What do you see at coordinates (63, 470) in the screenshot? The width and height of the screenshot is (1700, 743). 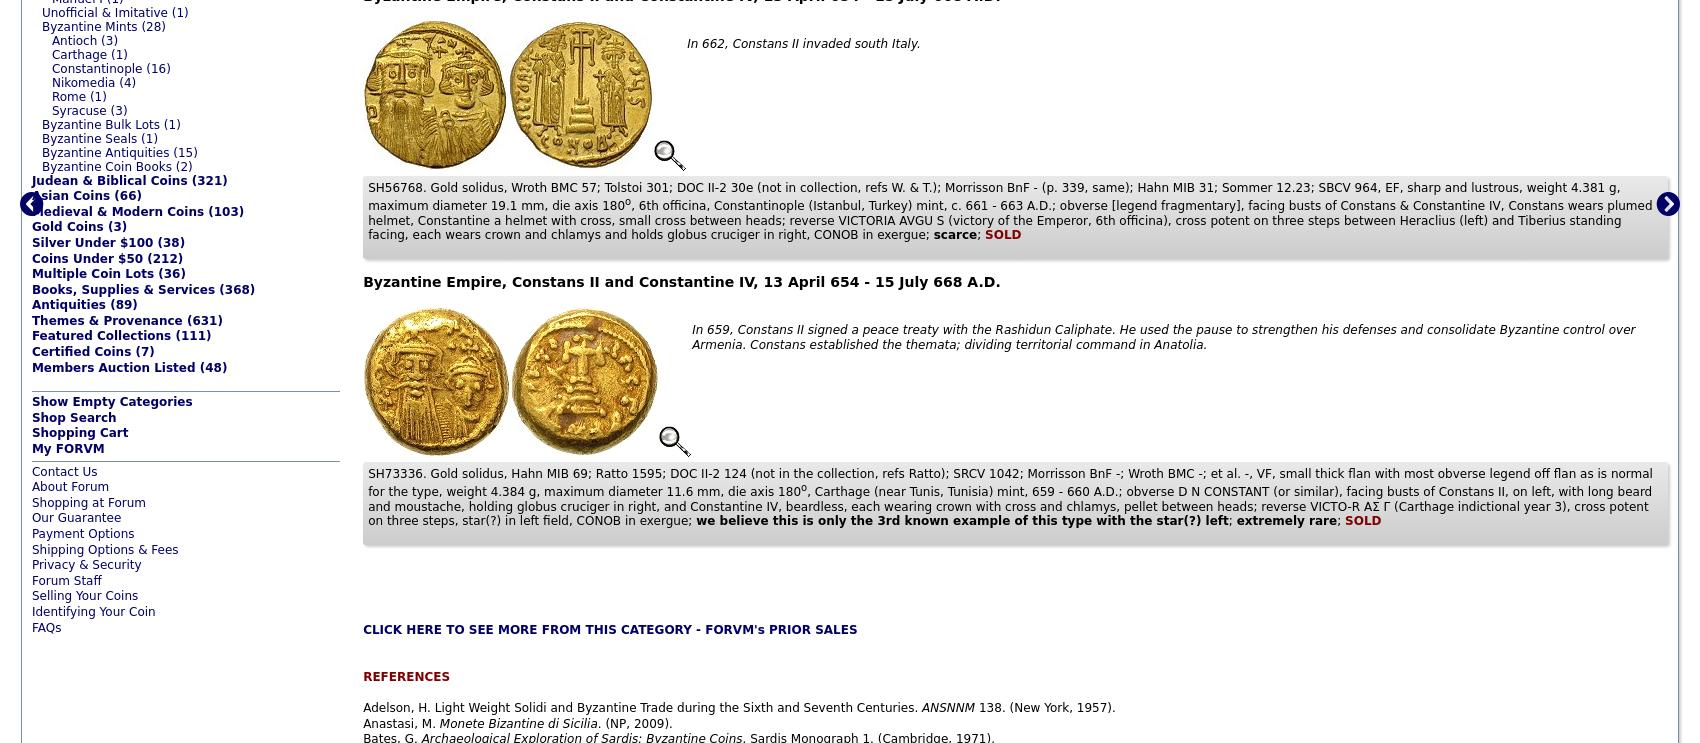 I see `'Contact Us'` at bounding box center [63, 470].